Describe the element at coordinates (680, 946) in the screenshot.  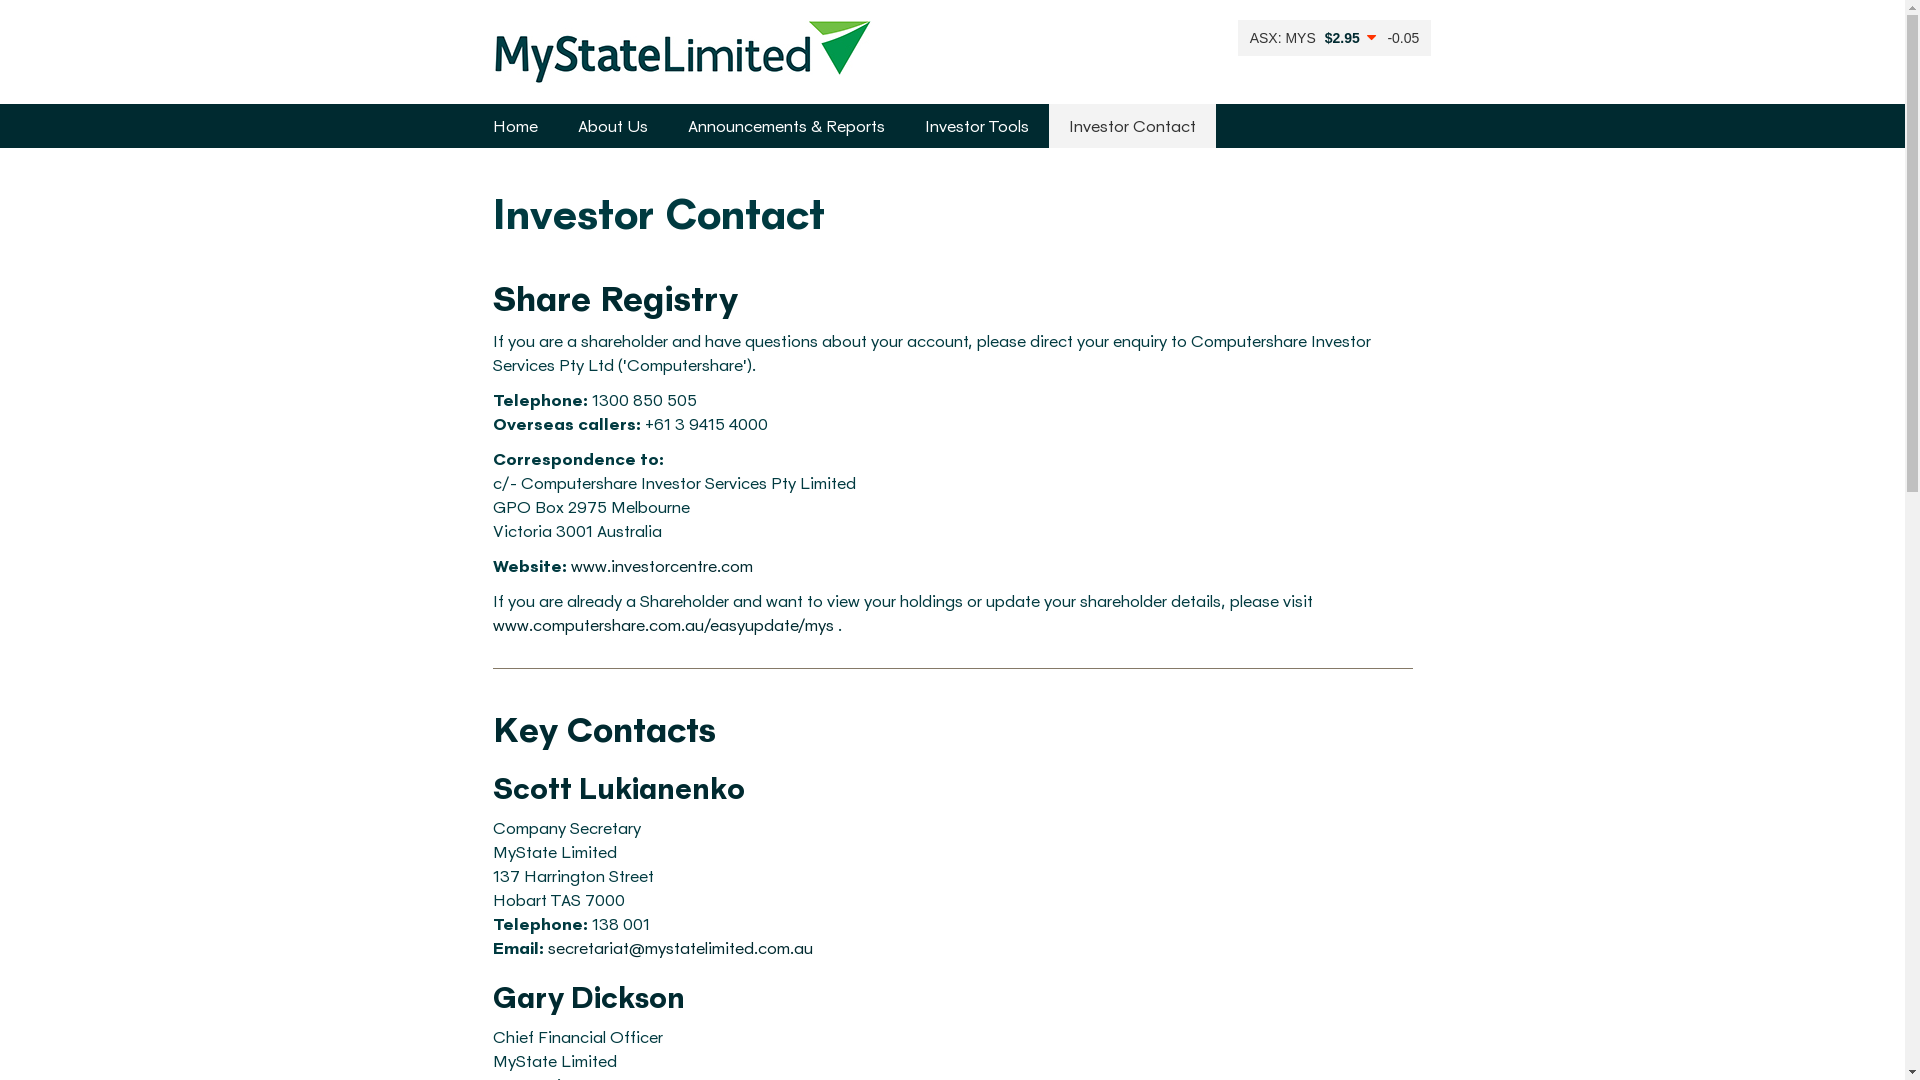
I see `'secretariat@mystatelimited.com.au'` at that location.